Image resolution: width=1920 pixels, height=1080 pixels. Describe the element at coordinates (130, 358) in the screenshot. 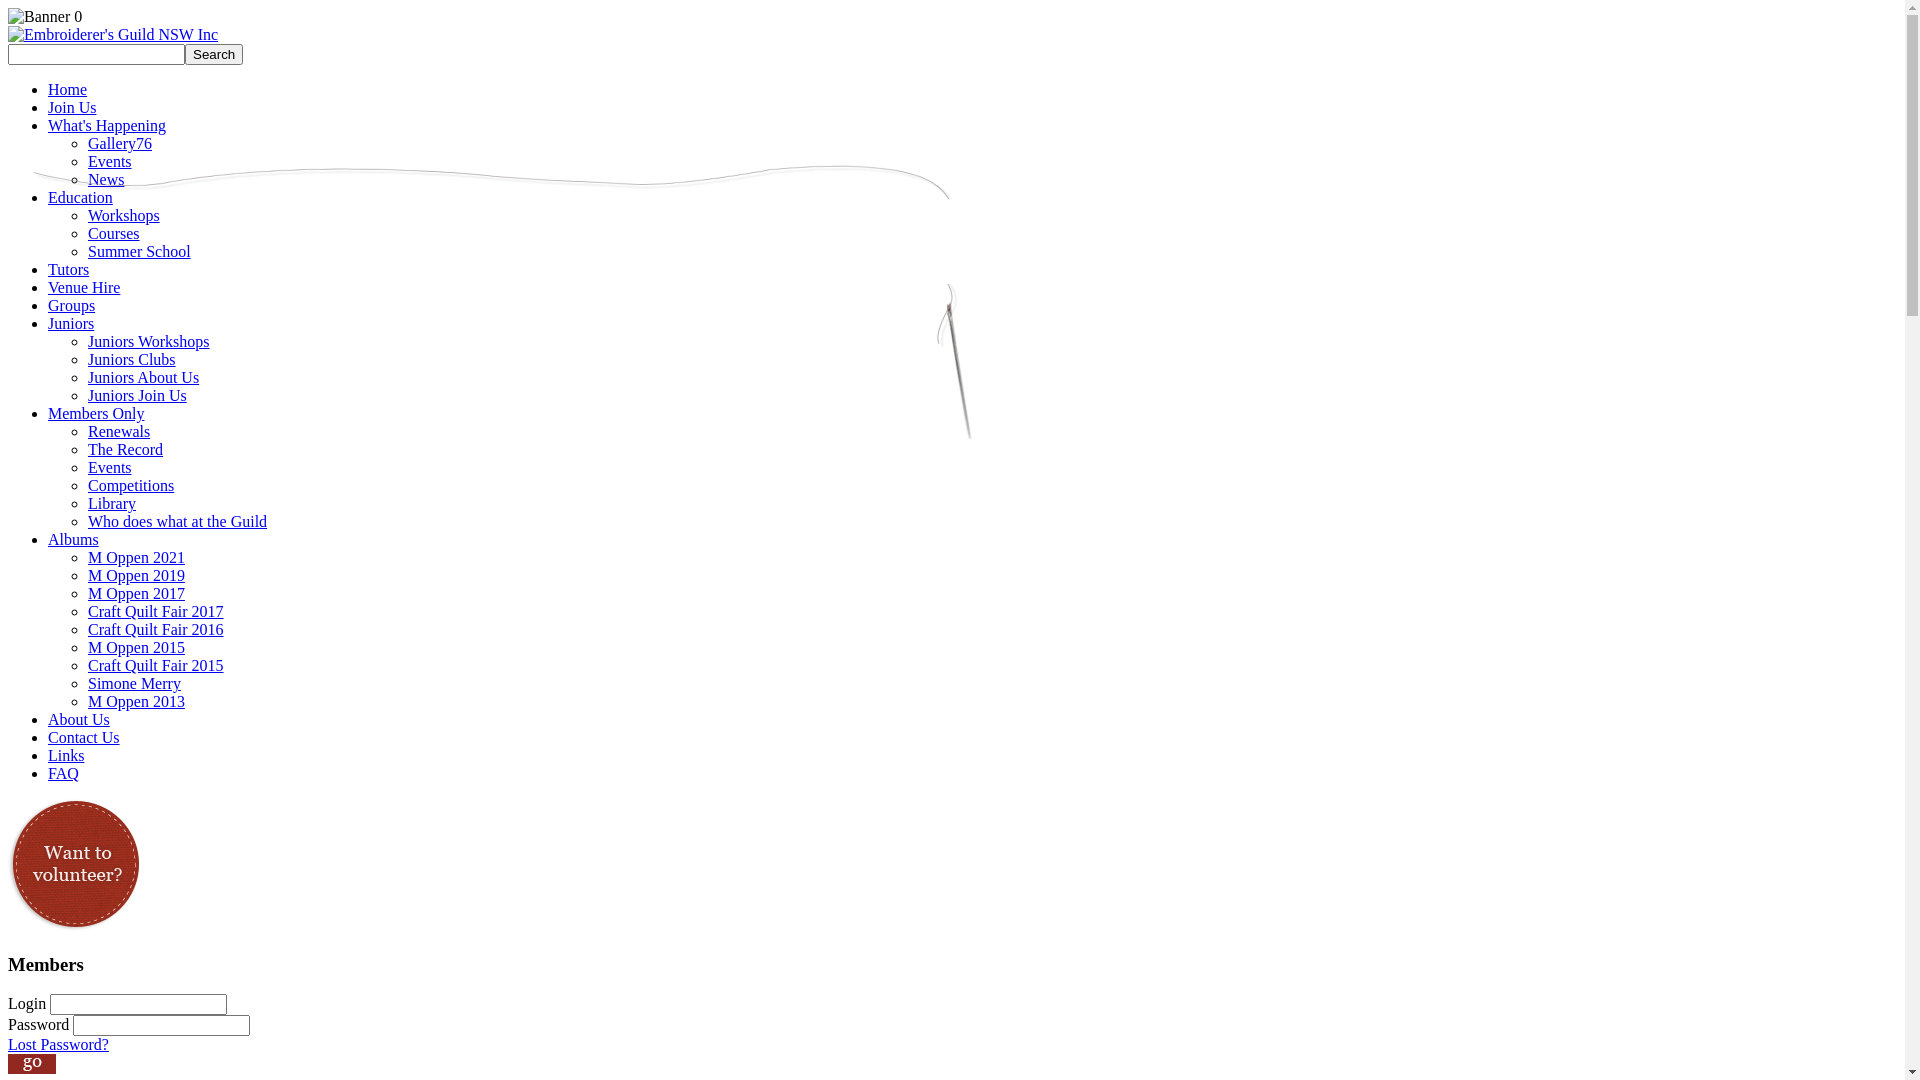

I see `'Juniors Clubs'` at that location.